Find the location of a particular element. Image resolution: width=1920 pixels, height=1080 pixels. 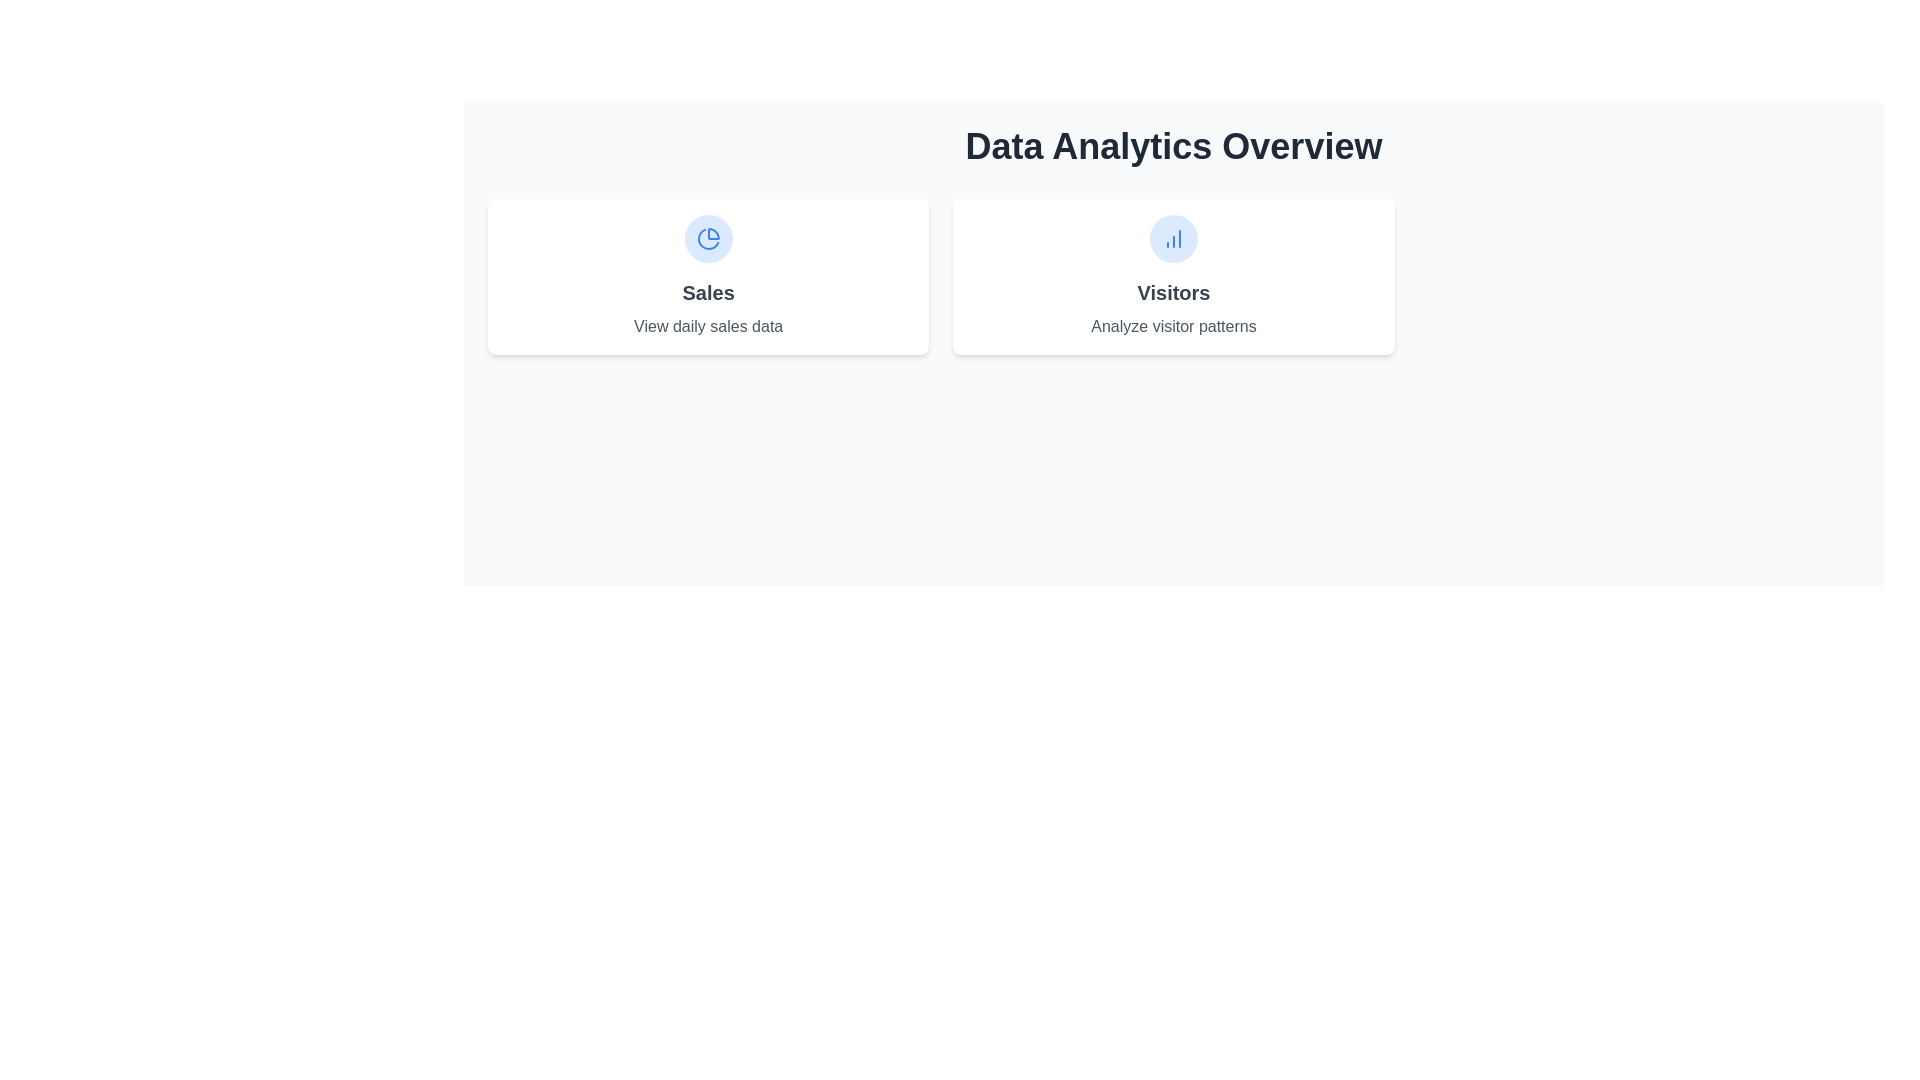

the circular UI component with a light blue background containing a pie chart icon, positioned centrally above the 'Sales' text in the card labeled 'Sales' is located at coordinates (708, 238).